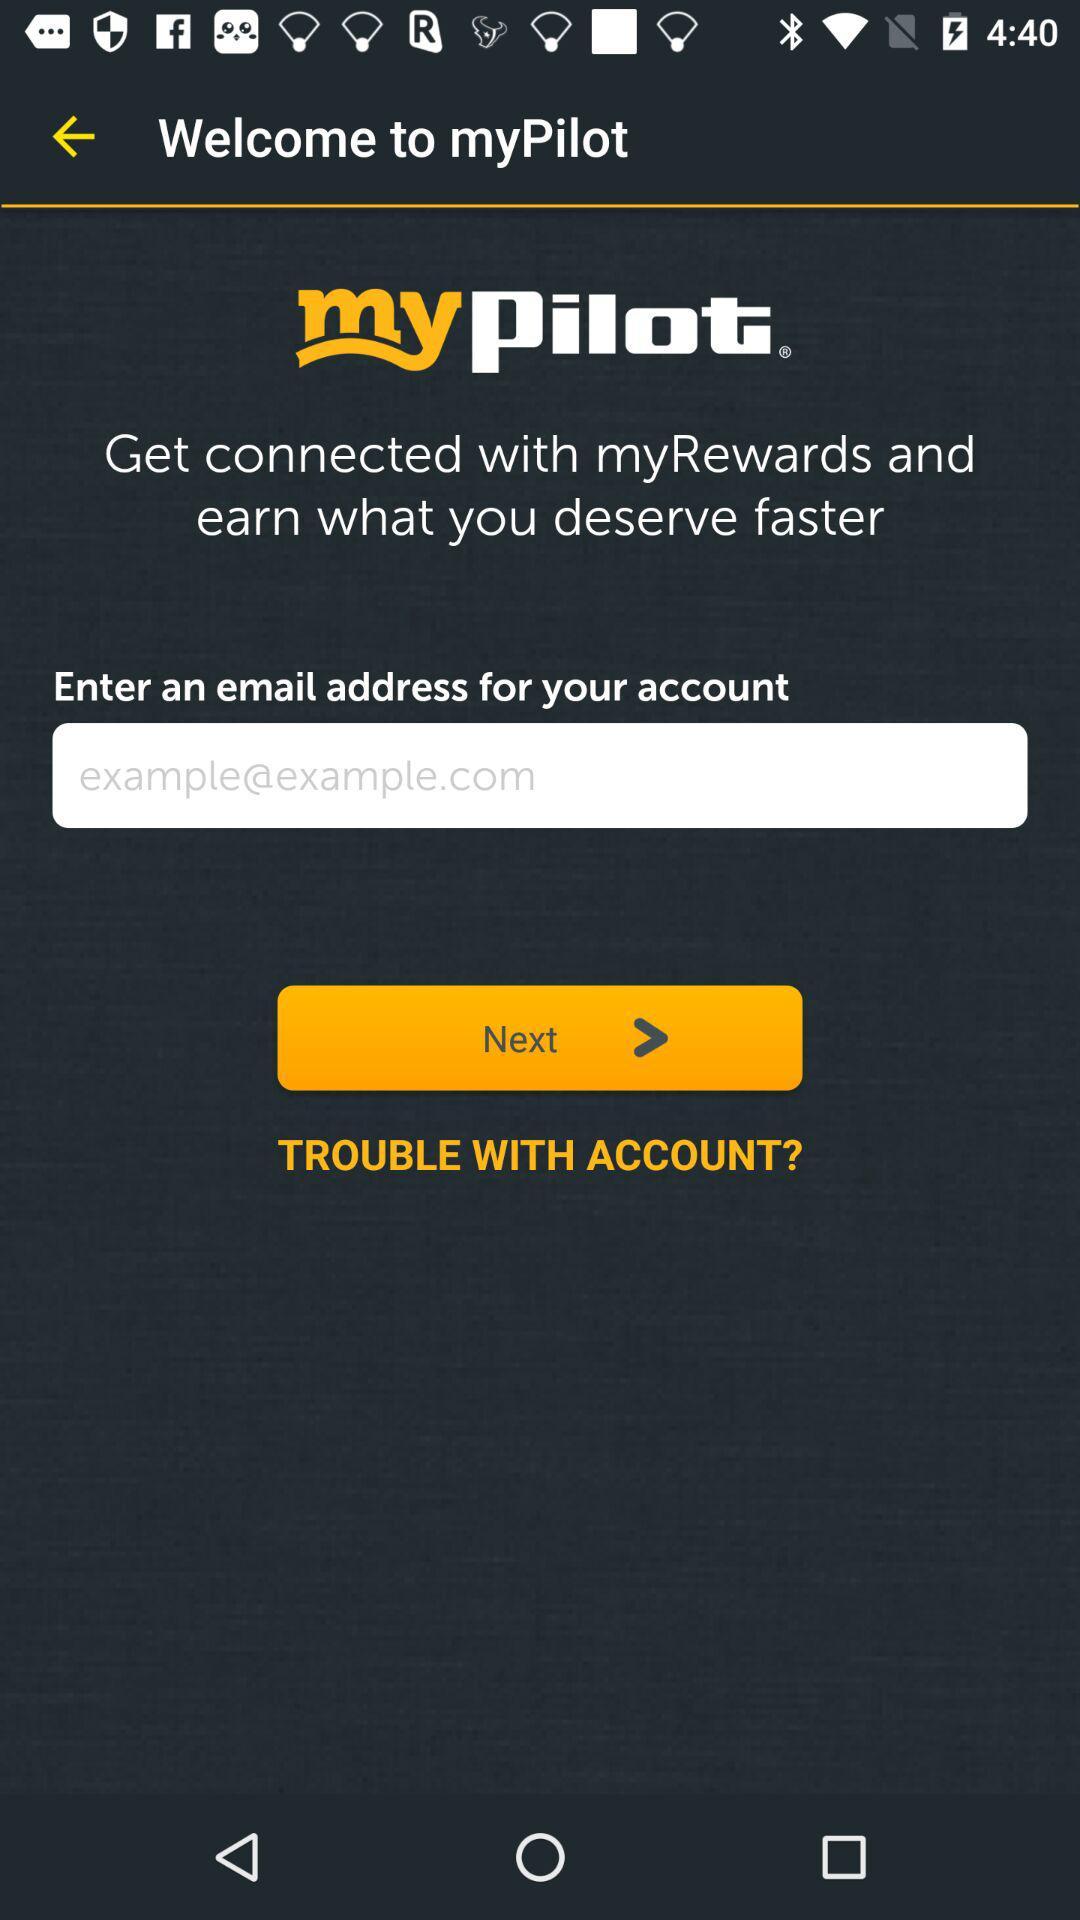 This screenshot has height=1920, width=1080. What do you see at coordinates (540, 1153) in the screenshot?
I see `icon below next item` at bounding box center [540, 1153].